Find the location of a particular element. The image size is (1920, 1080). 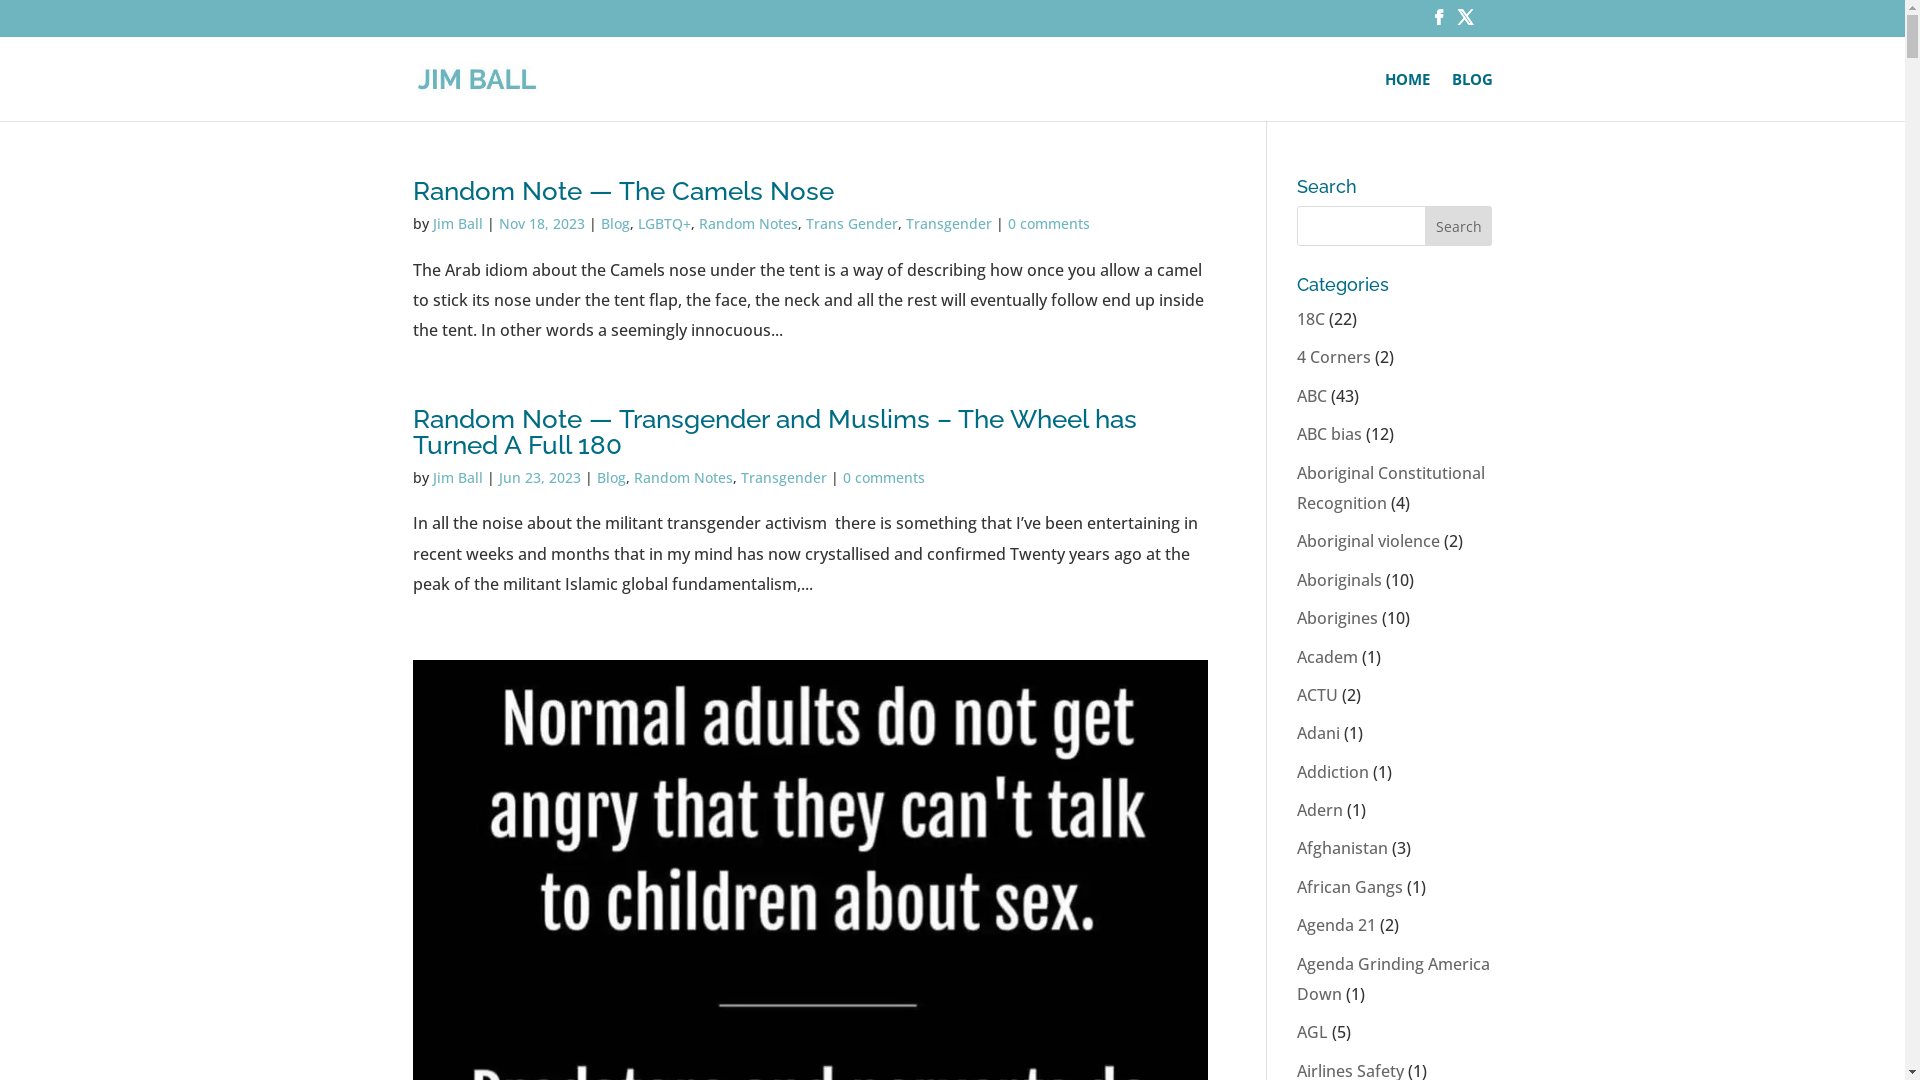

'Aborigines' is located at coordinates (1337, 616).